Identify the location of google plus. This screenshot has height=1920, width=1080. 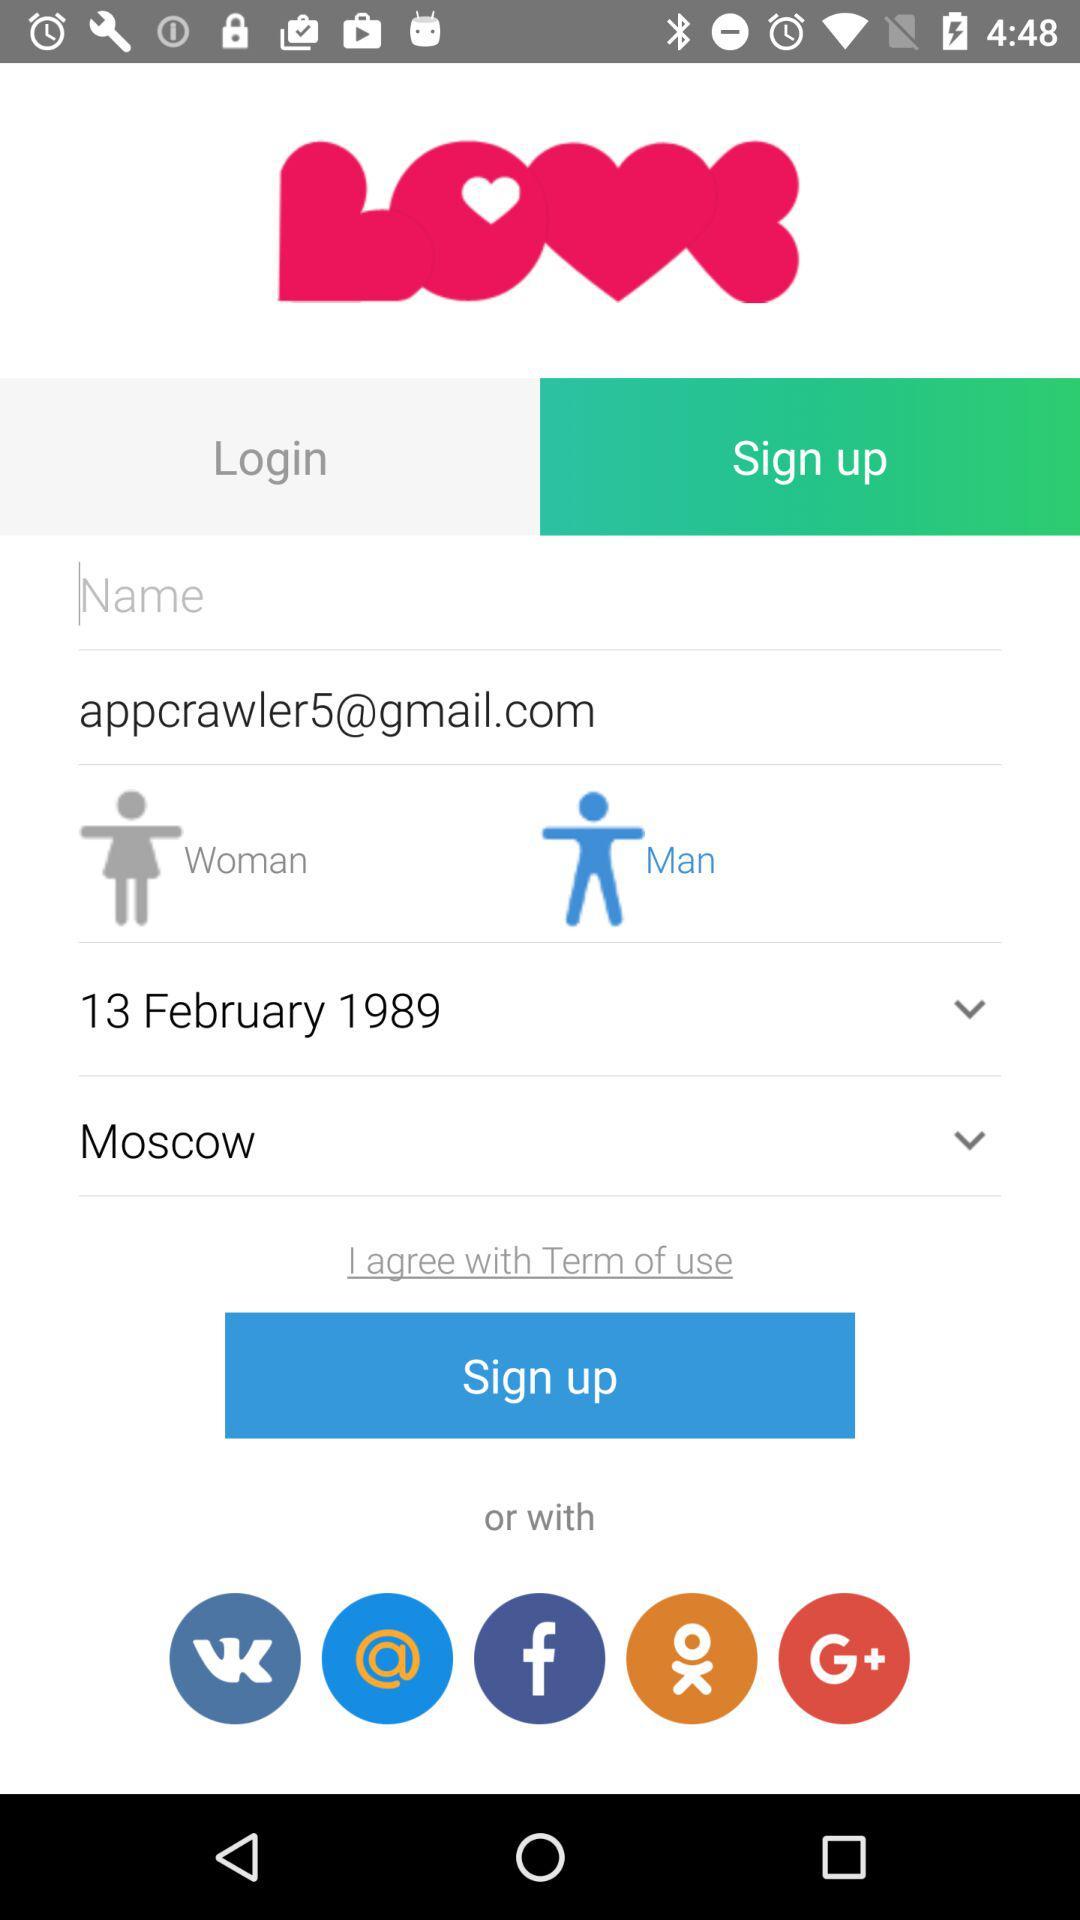
(844, 1658).